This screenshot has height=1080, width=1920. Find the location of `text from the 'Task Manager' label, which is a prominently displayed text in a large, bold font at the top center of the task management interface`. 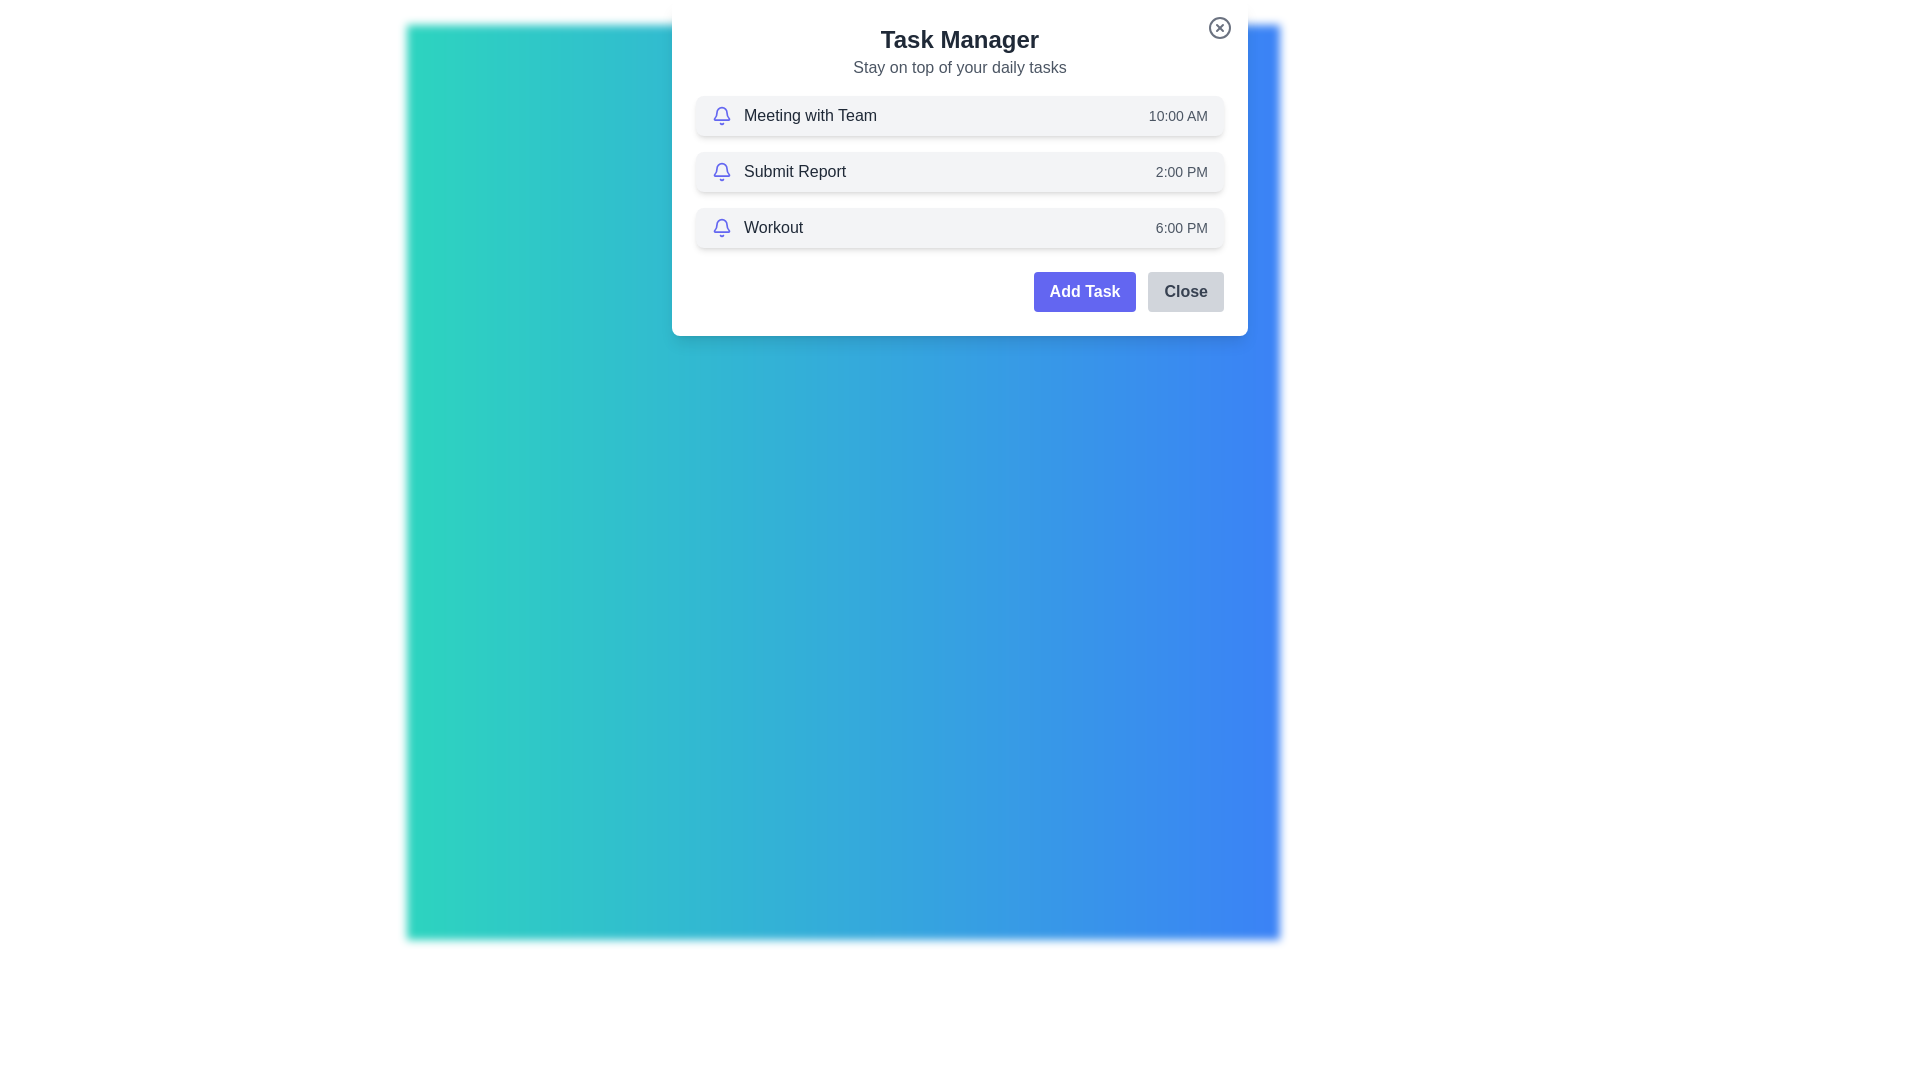

text from the 'Task Manager' label, which is a prominently displayed text in a large, bold font at the top center of the task management interface is located at coordinates (960, 39).